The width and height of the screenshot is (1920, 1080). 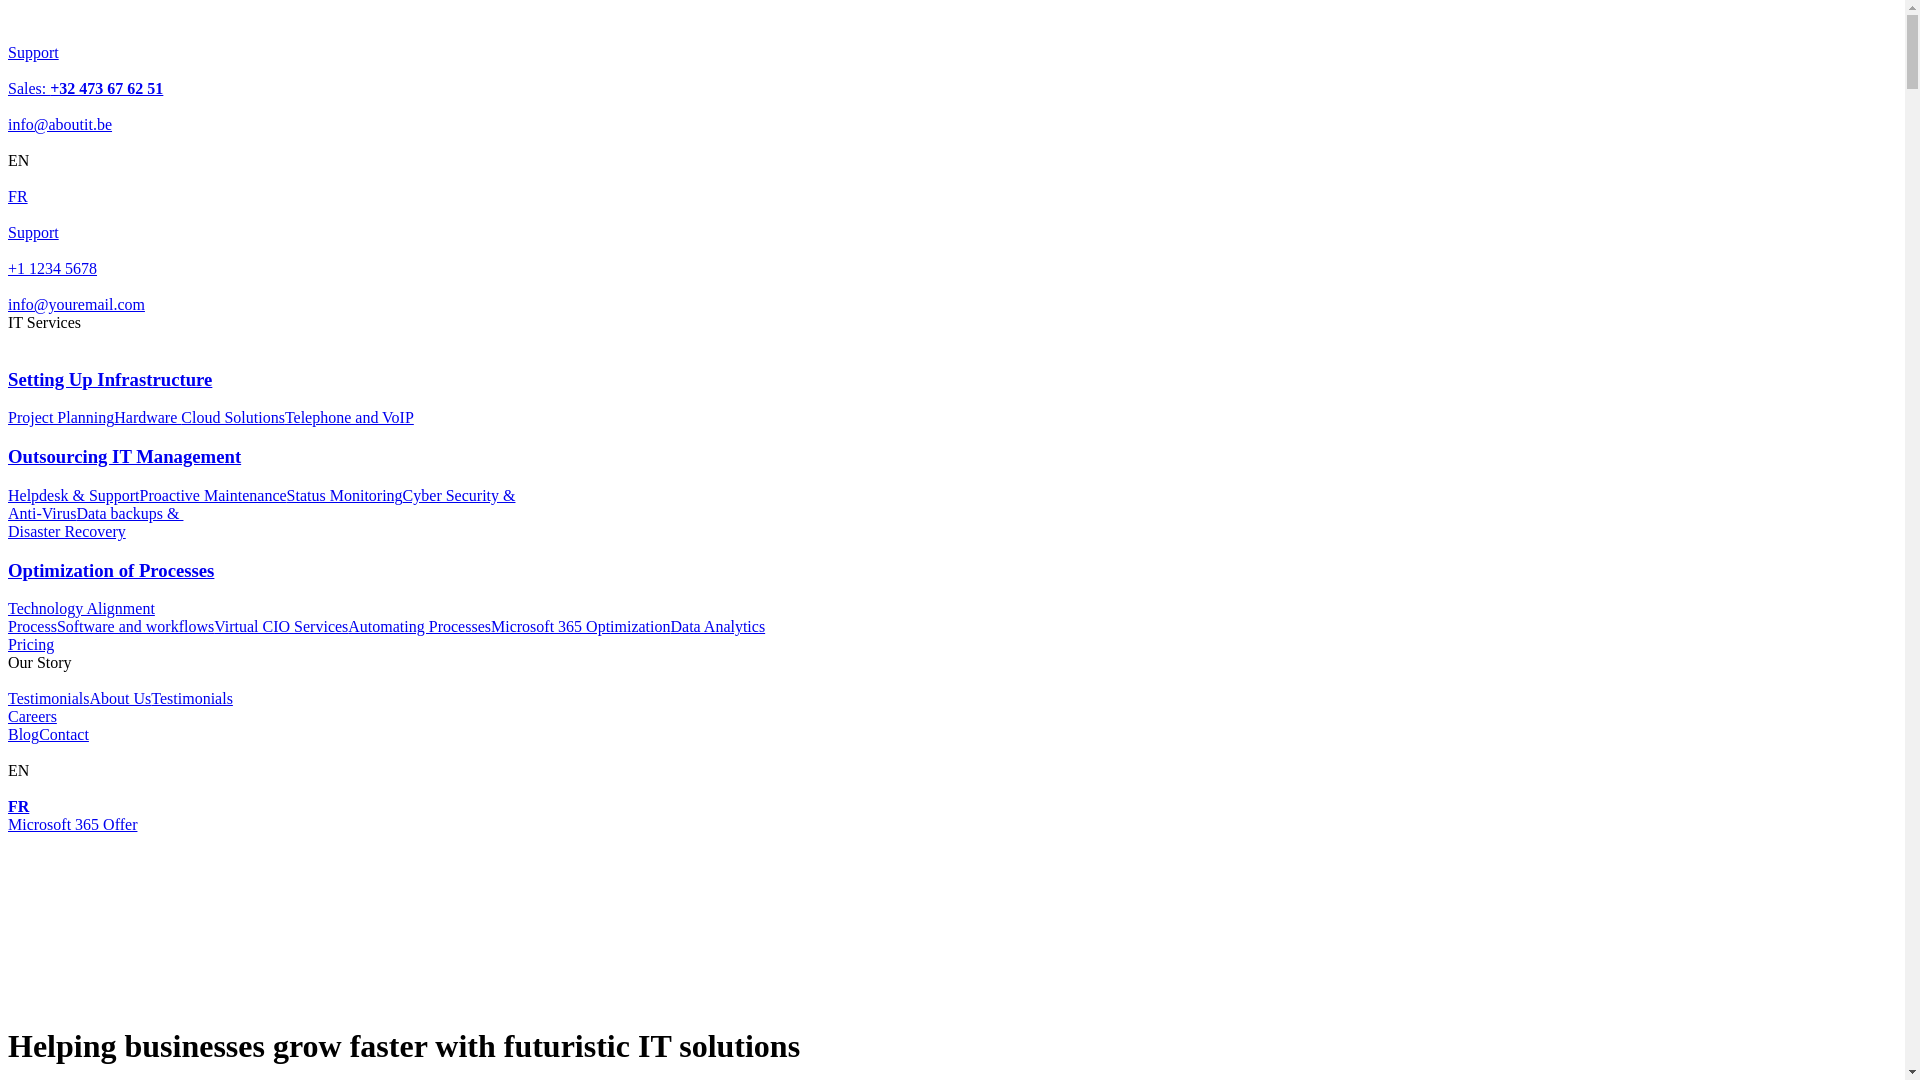 I want to click on 'Data Analytics', so click(x=717, y=625).